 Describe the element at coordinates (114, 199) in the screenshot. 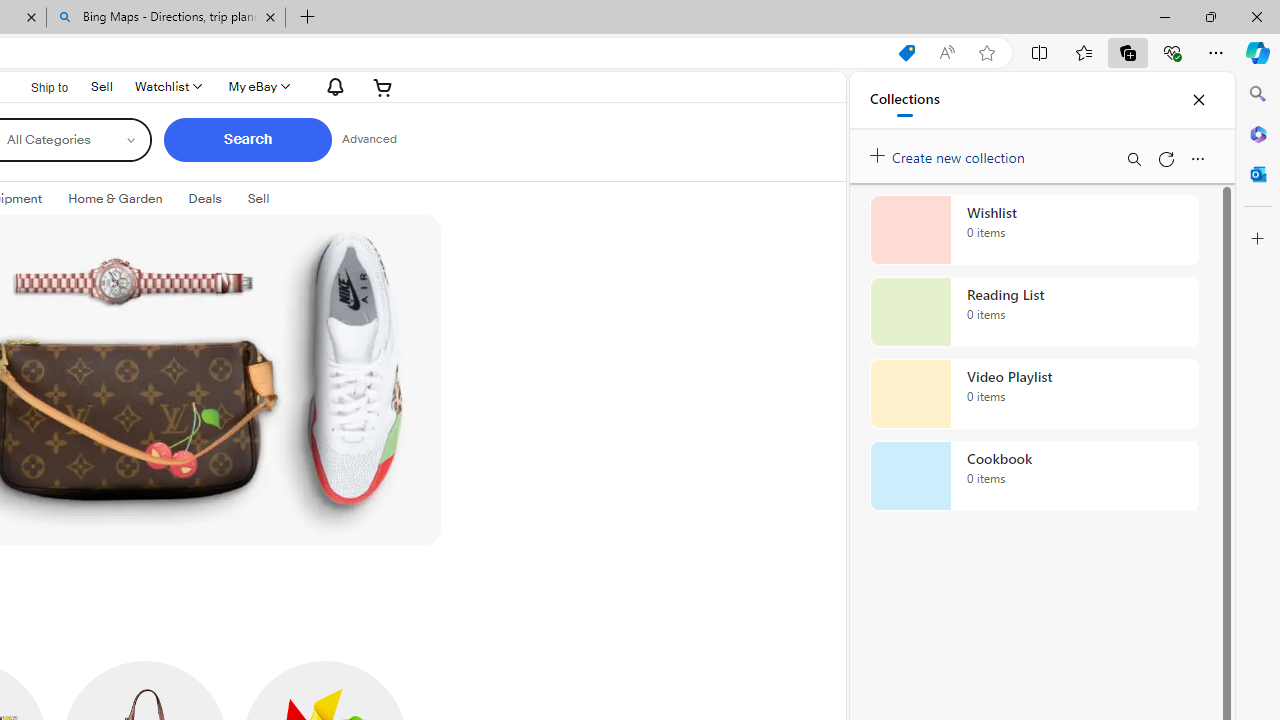

I see `'Home & GardenExpand: Home & Garden'` at that location.